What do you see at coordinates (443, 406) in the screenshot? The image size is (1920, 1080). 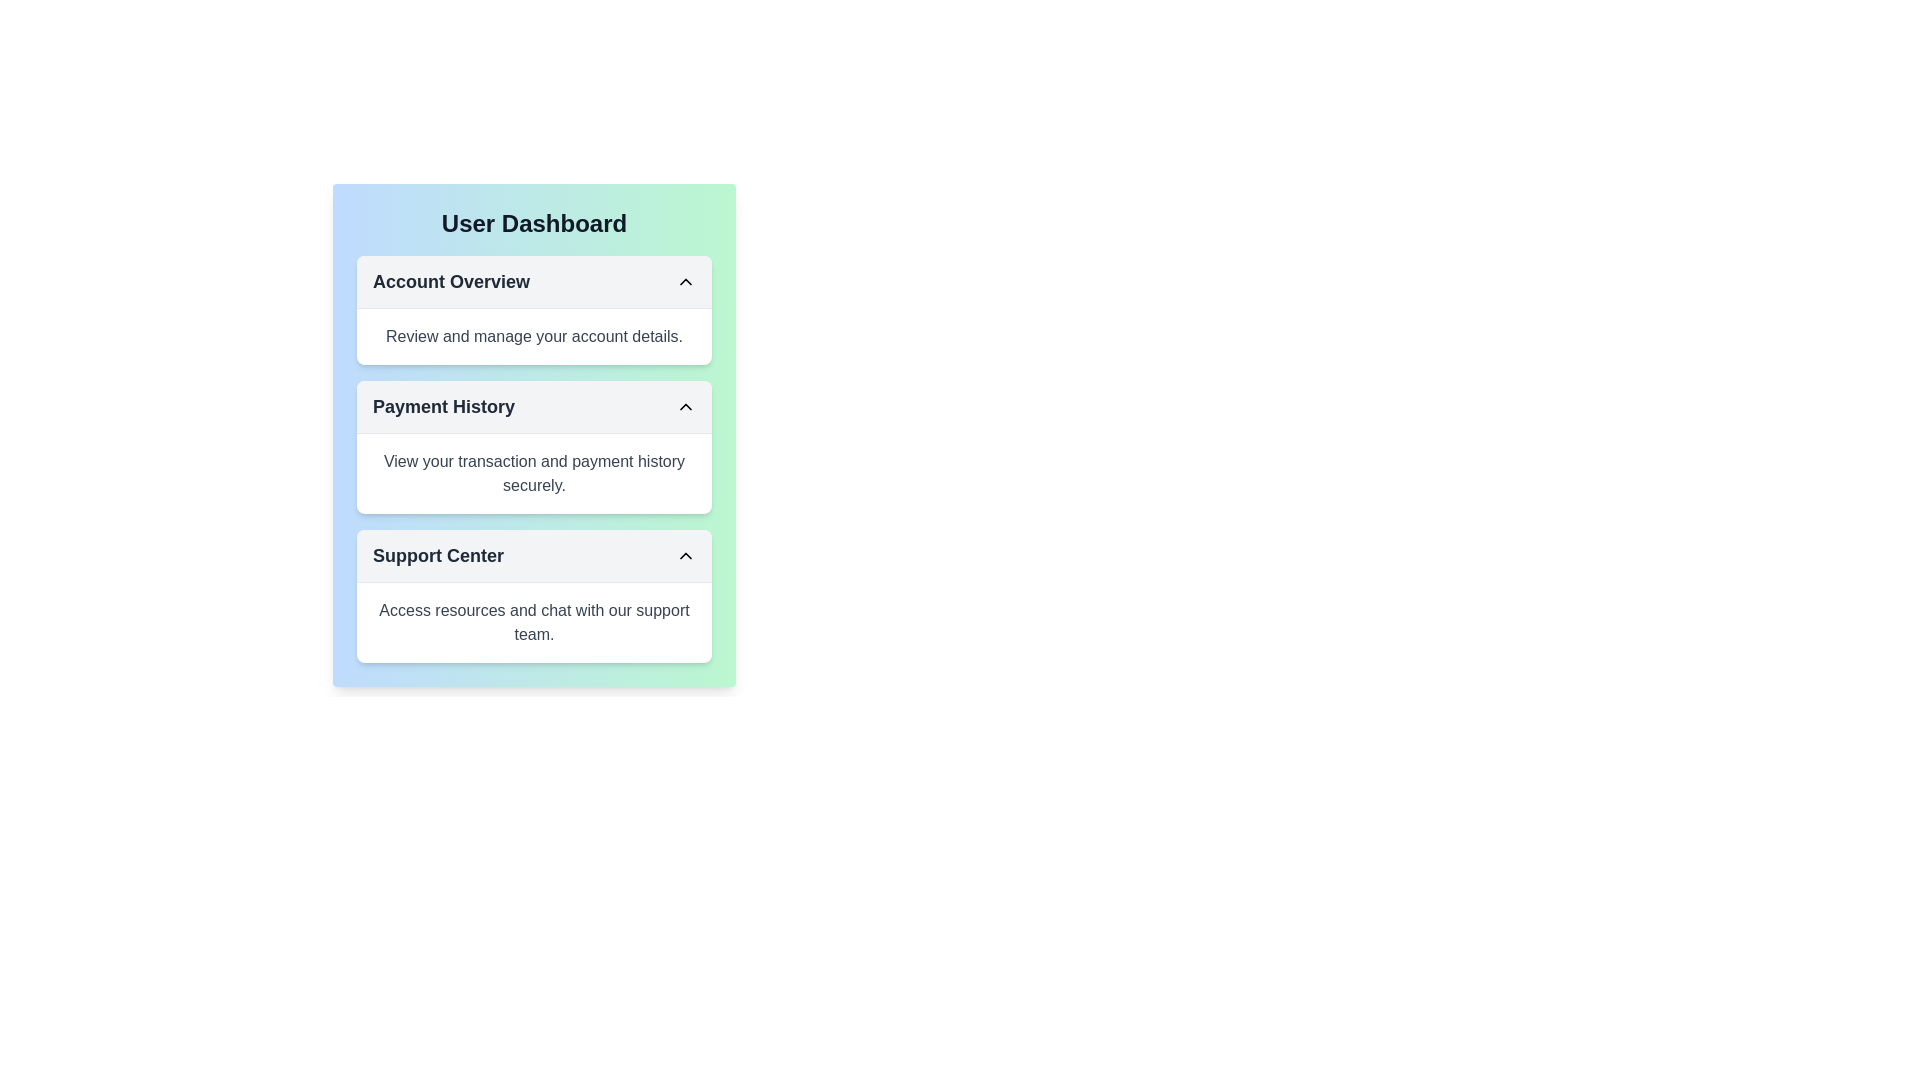 I see `the 'Payment History' section header text label, which is centrally positioned in the second section of the User Dashboard, above a description text block and next to an upward-facing icon` at bounding box center [443, 406].